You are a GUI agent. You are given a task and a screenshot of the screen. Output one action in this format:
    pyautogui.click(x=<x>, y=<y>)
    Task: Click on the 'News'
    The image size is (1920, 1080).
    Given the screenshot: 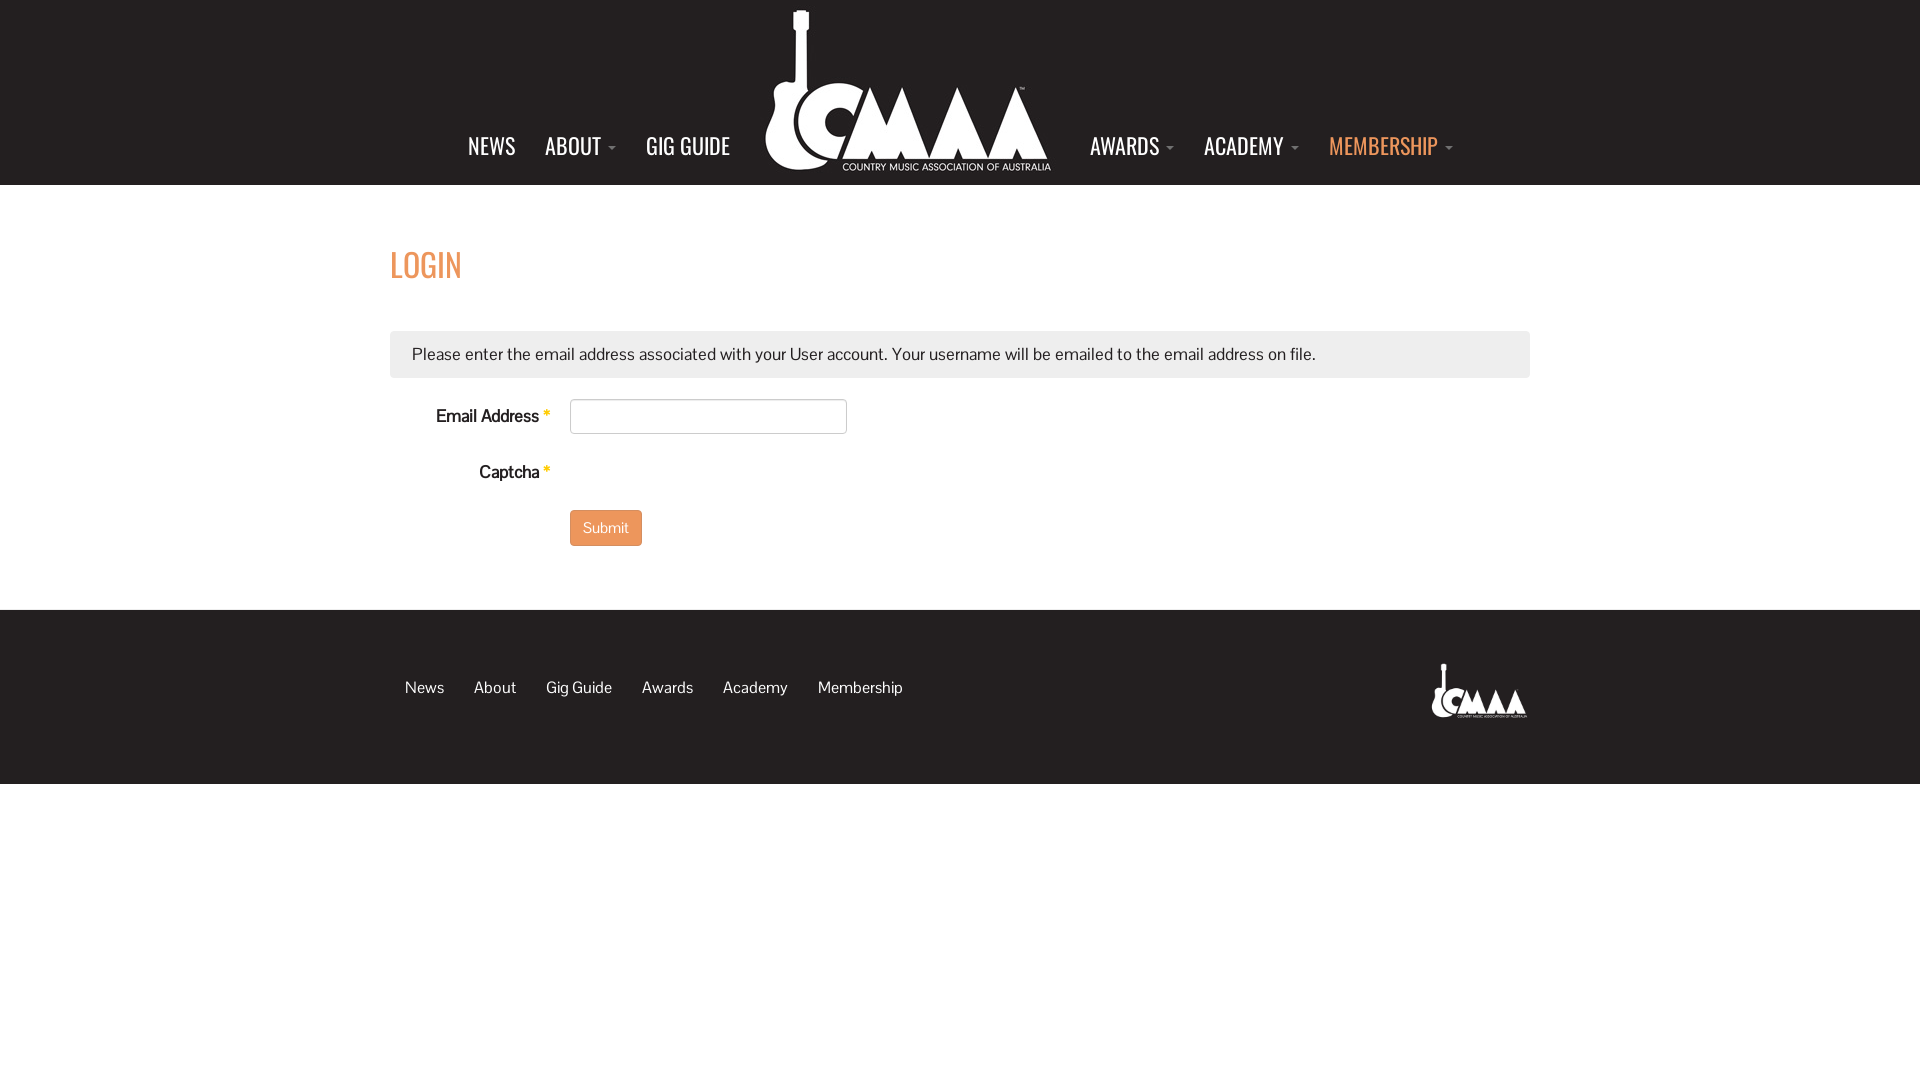 What is the action you would take?
    pyautogui.click(x=423, y=685)
    